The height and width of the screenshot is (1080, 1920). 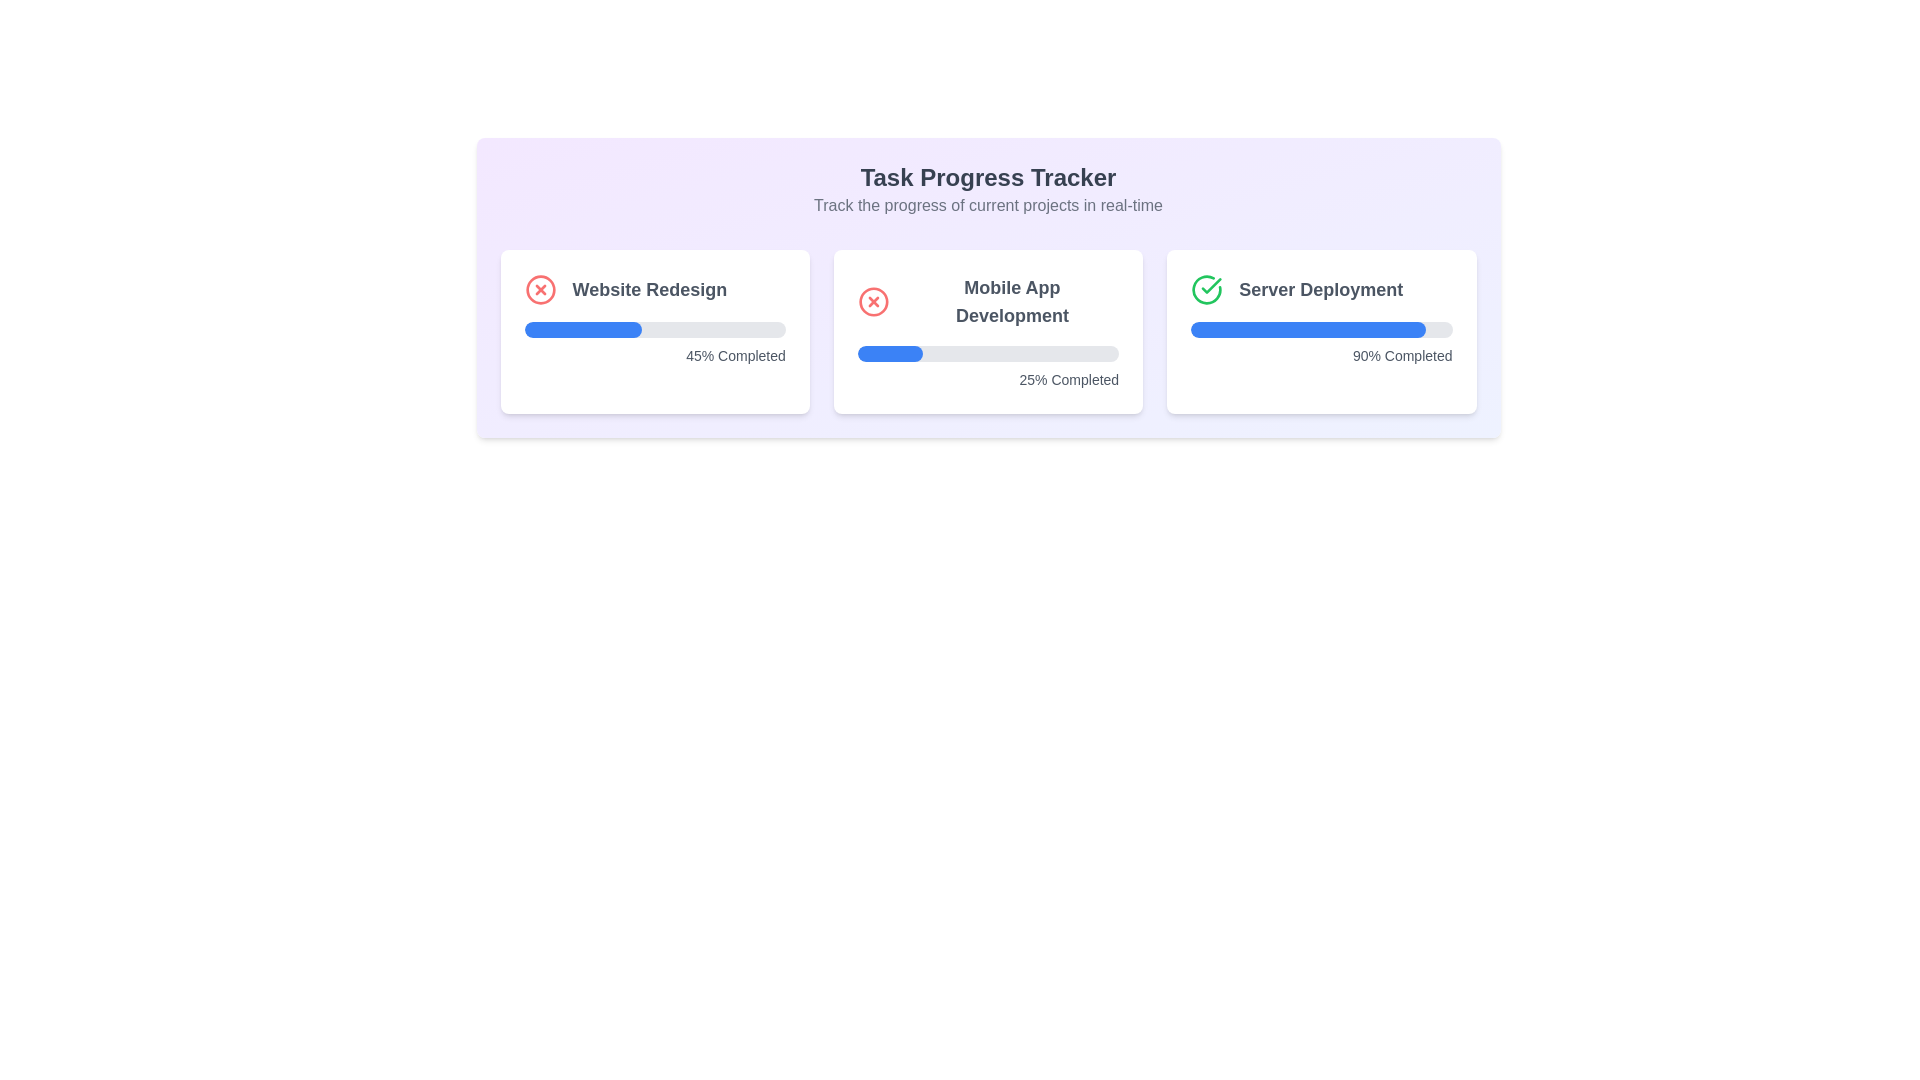 I want to click on the progress bar indicating 45% completion for the 'Website Redesign' task, positioned below the header text, so click(x=655, y=329).